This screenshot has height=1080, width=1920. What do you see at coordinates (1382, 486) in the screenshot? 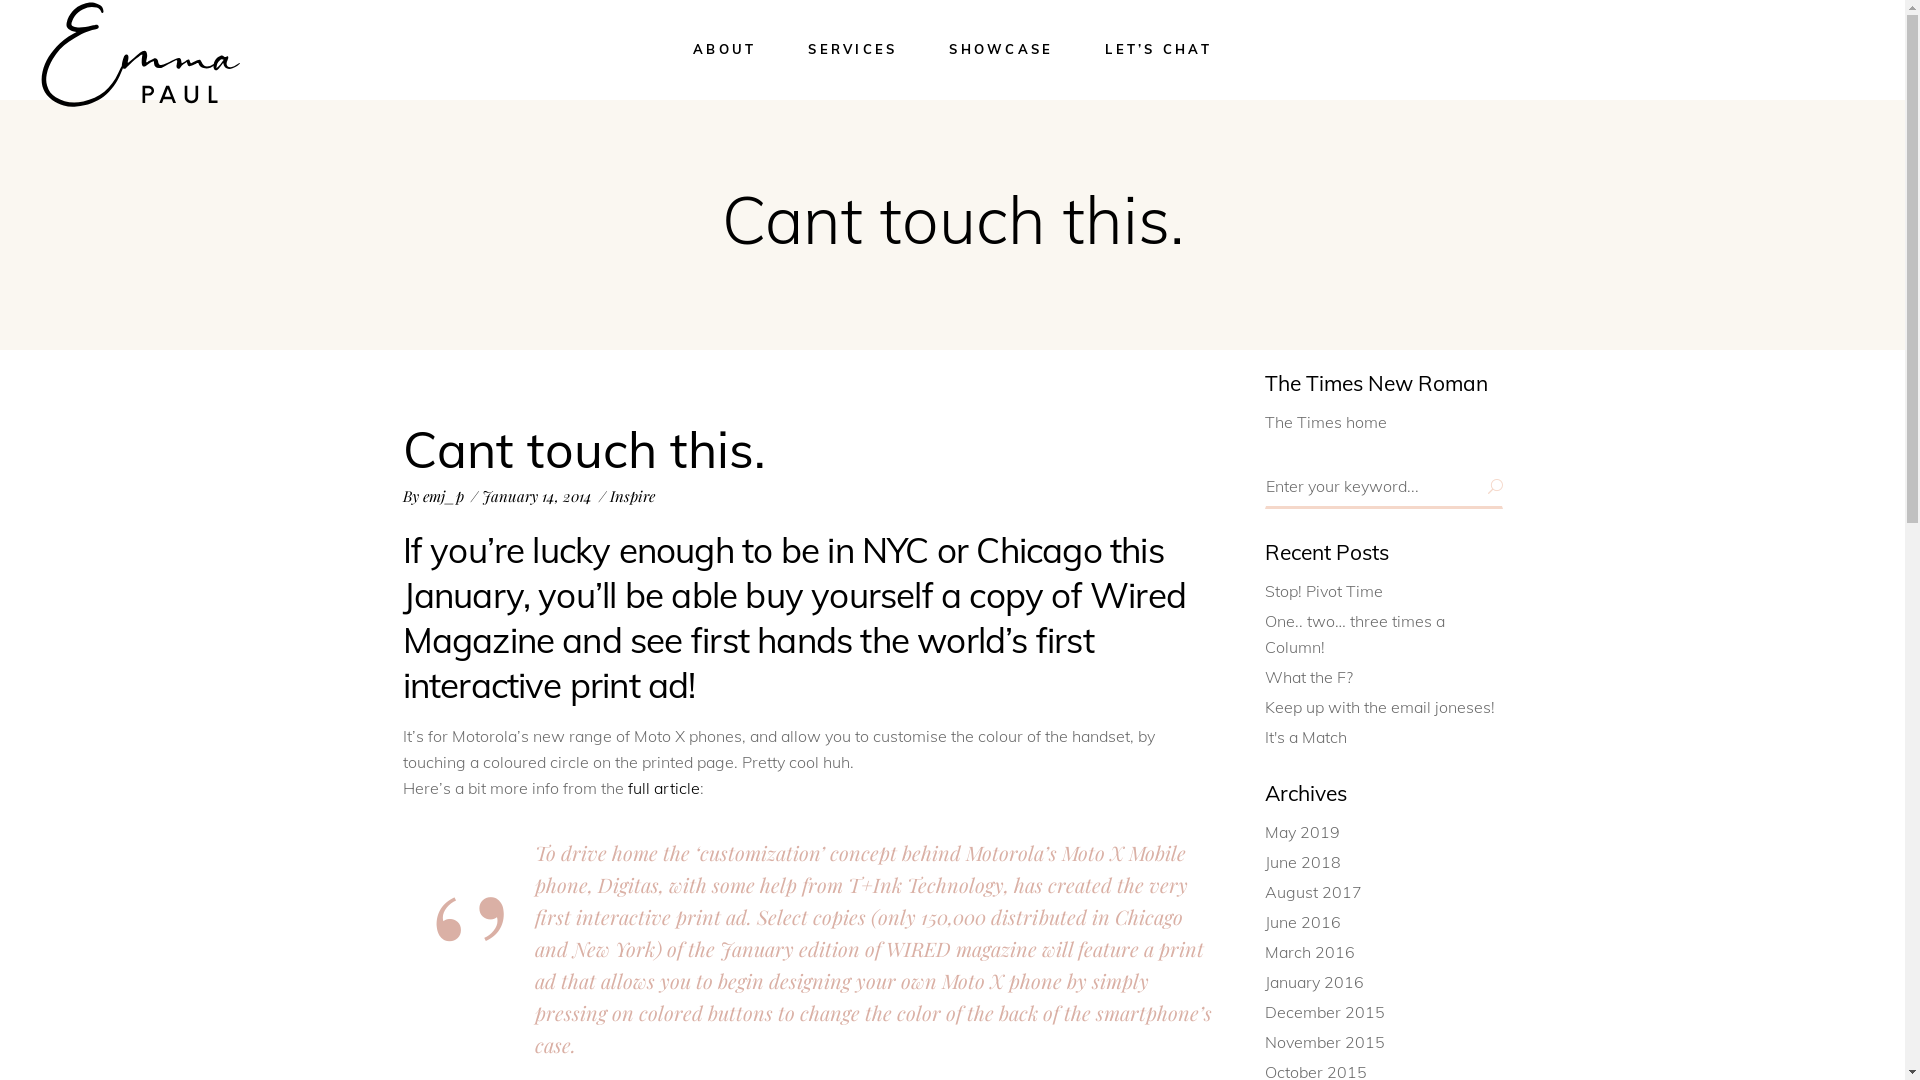
I see `'Search for:'` at bounding box center [1382, 486].